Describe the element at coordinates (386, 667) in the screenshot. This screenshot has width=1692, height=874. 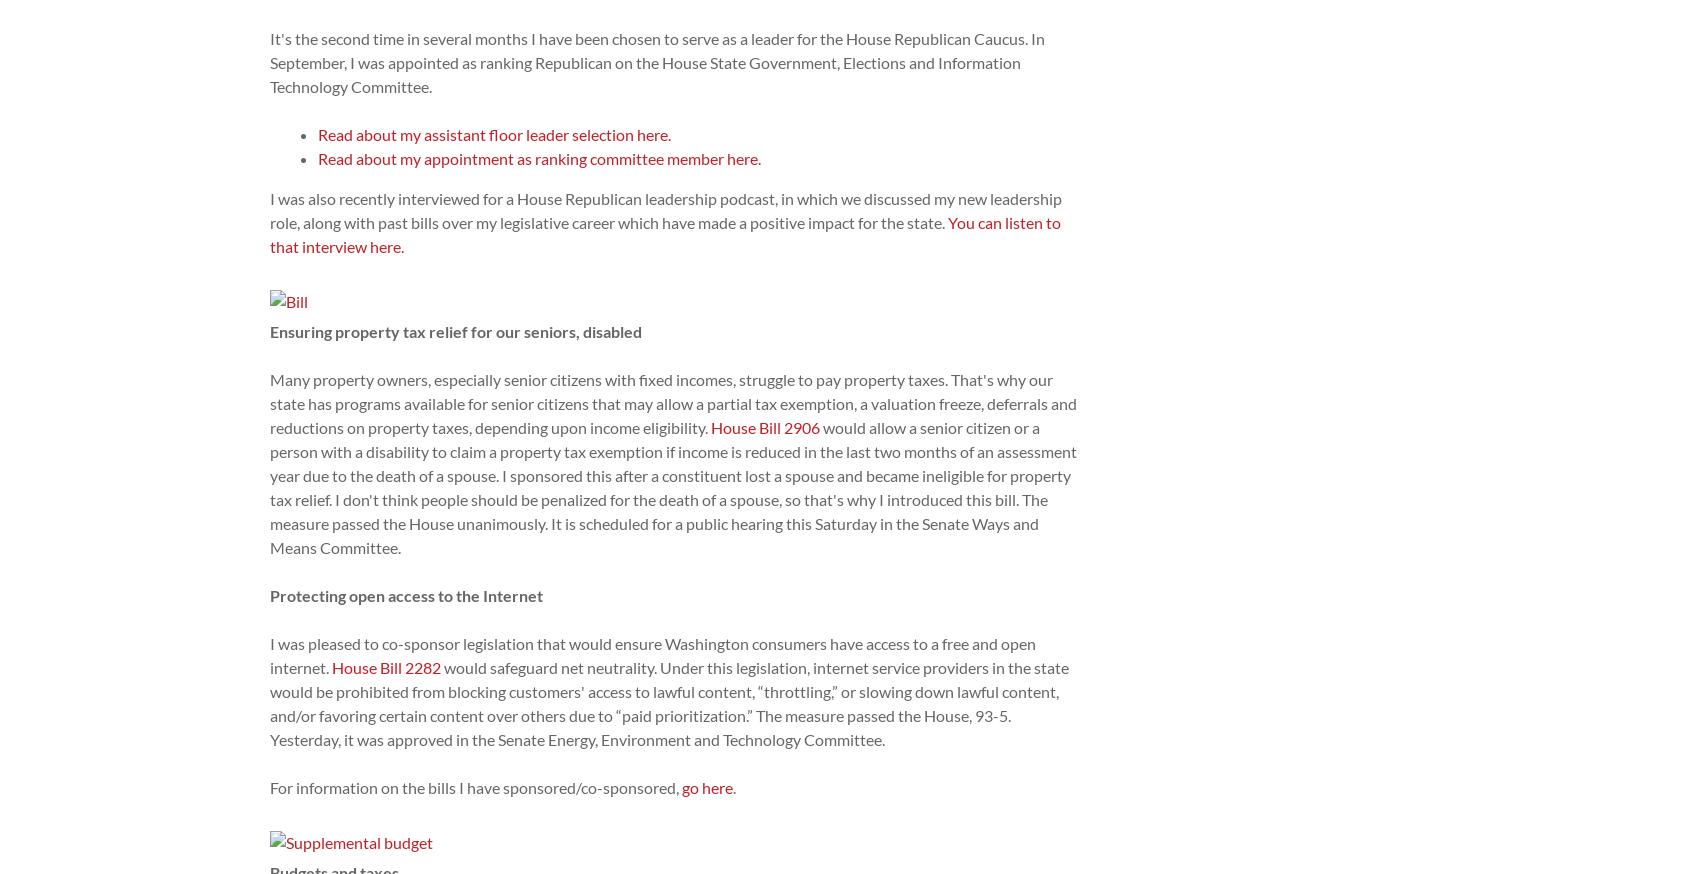
I see `'House Bill 2282'` at that location.